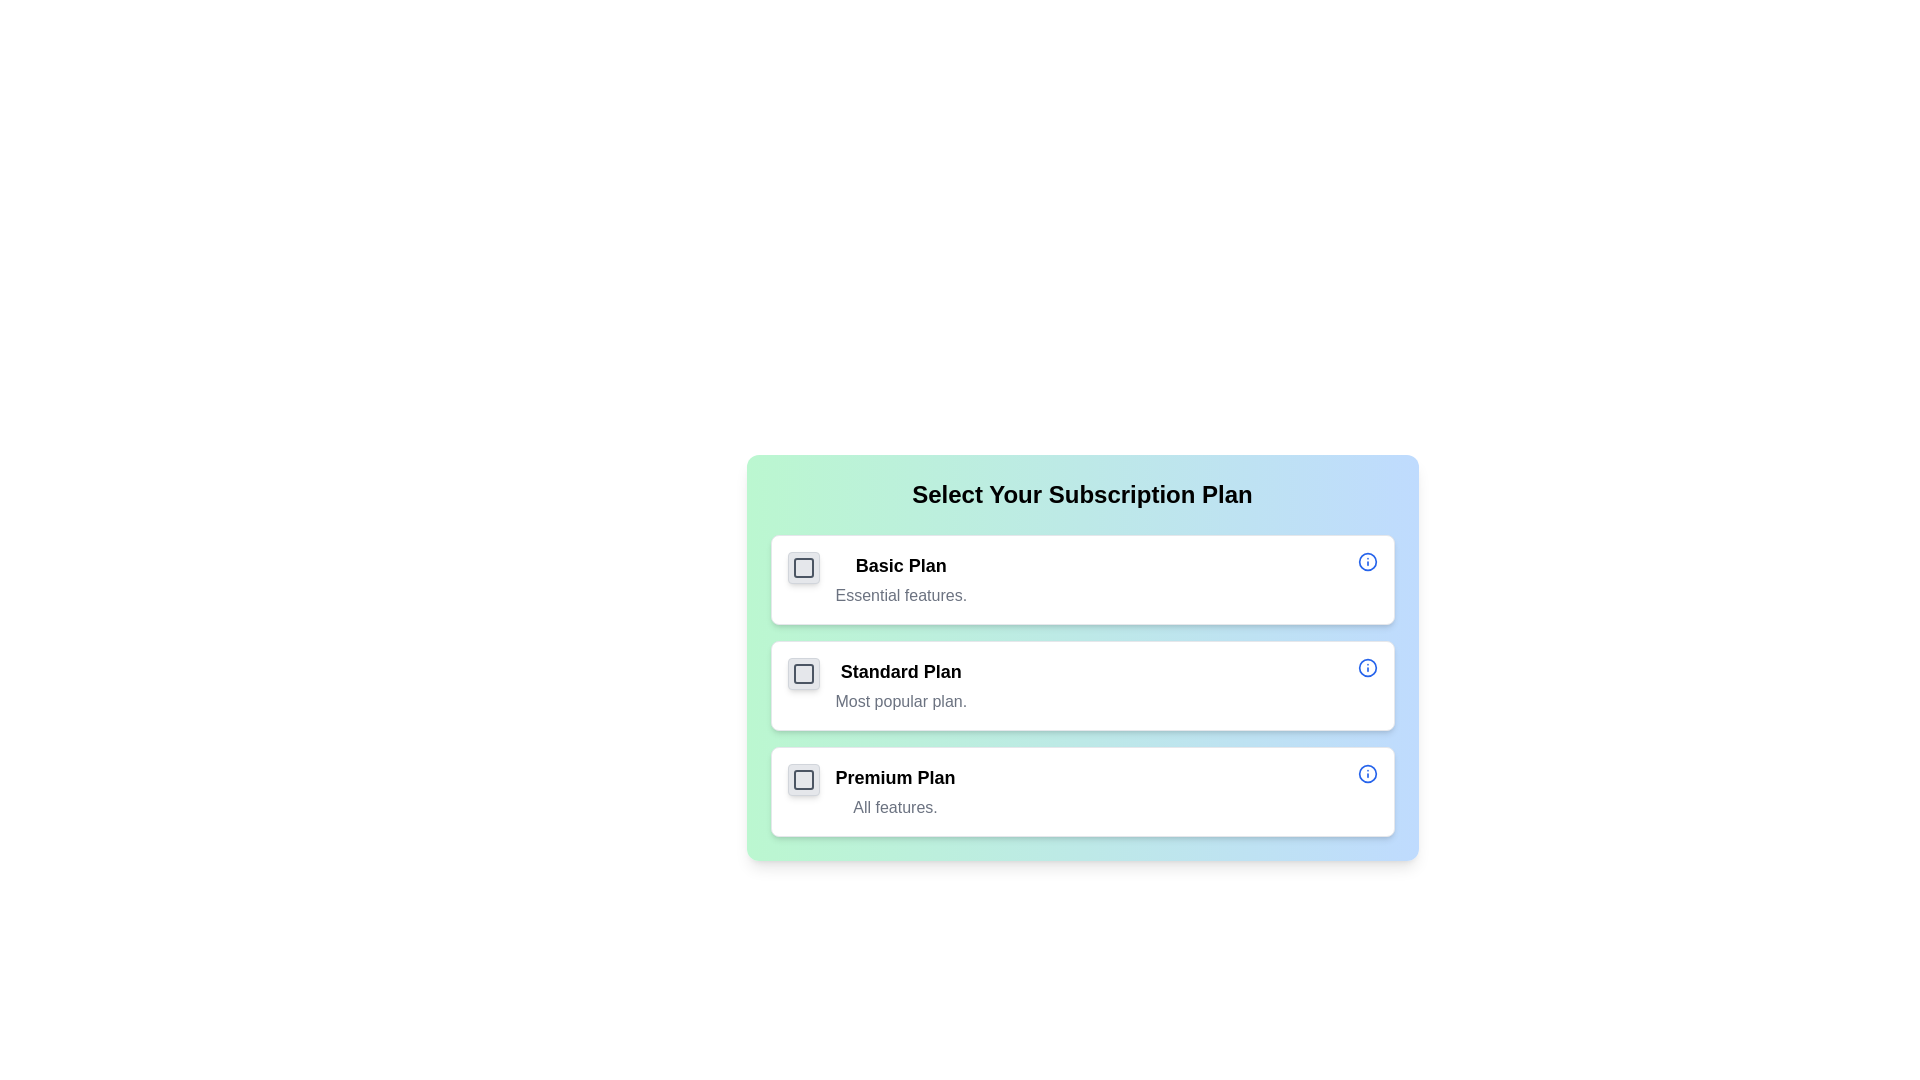 This screenshot has height=1080, width=1920. Describe the element at coordinates (1366, 562) in the screenshot. I see `the blue circular informational icon with a white background and blue outline, located at the far right of the 'Basic Plan' card` at that location.